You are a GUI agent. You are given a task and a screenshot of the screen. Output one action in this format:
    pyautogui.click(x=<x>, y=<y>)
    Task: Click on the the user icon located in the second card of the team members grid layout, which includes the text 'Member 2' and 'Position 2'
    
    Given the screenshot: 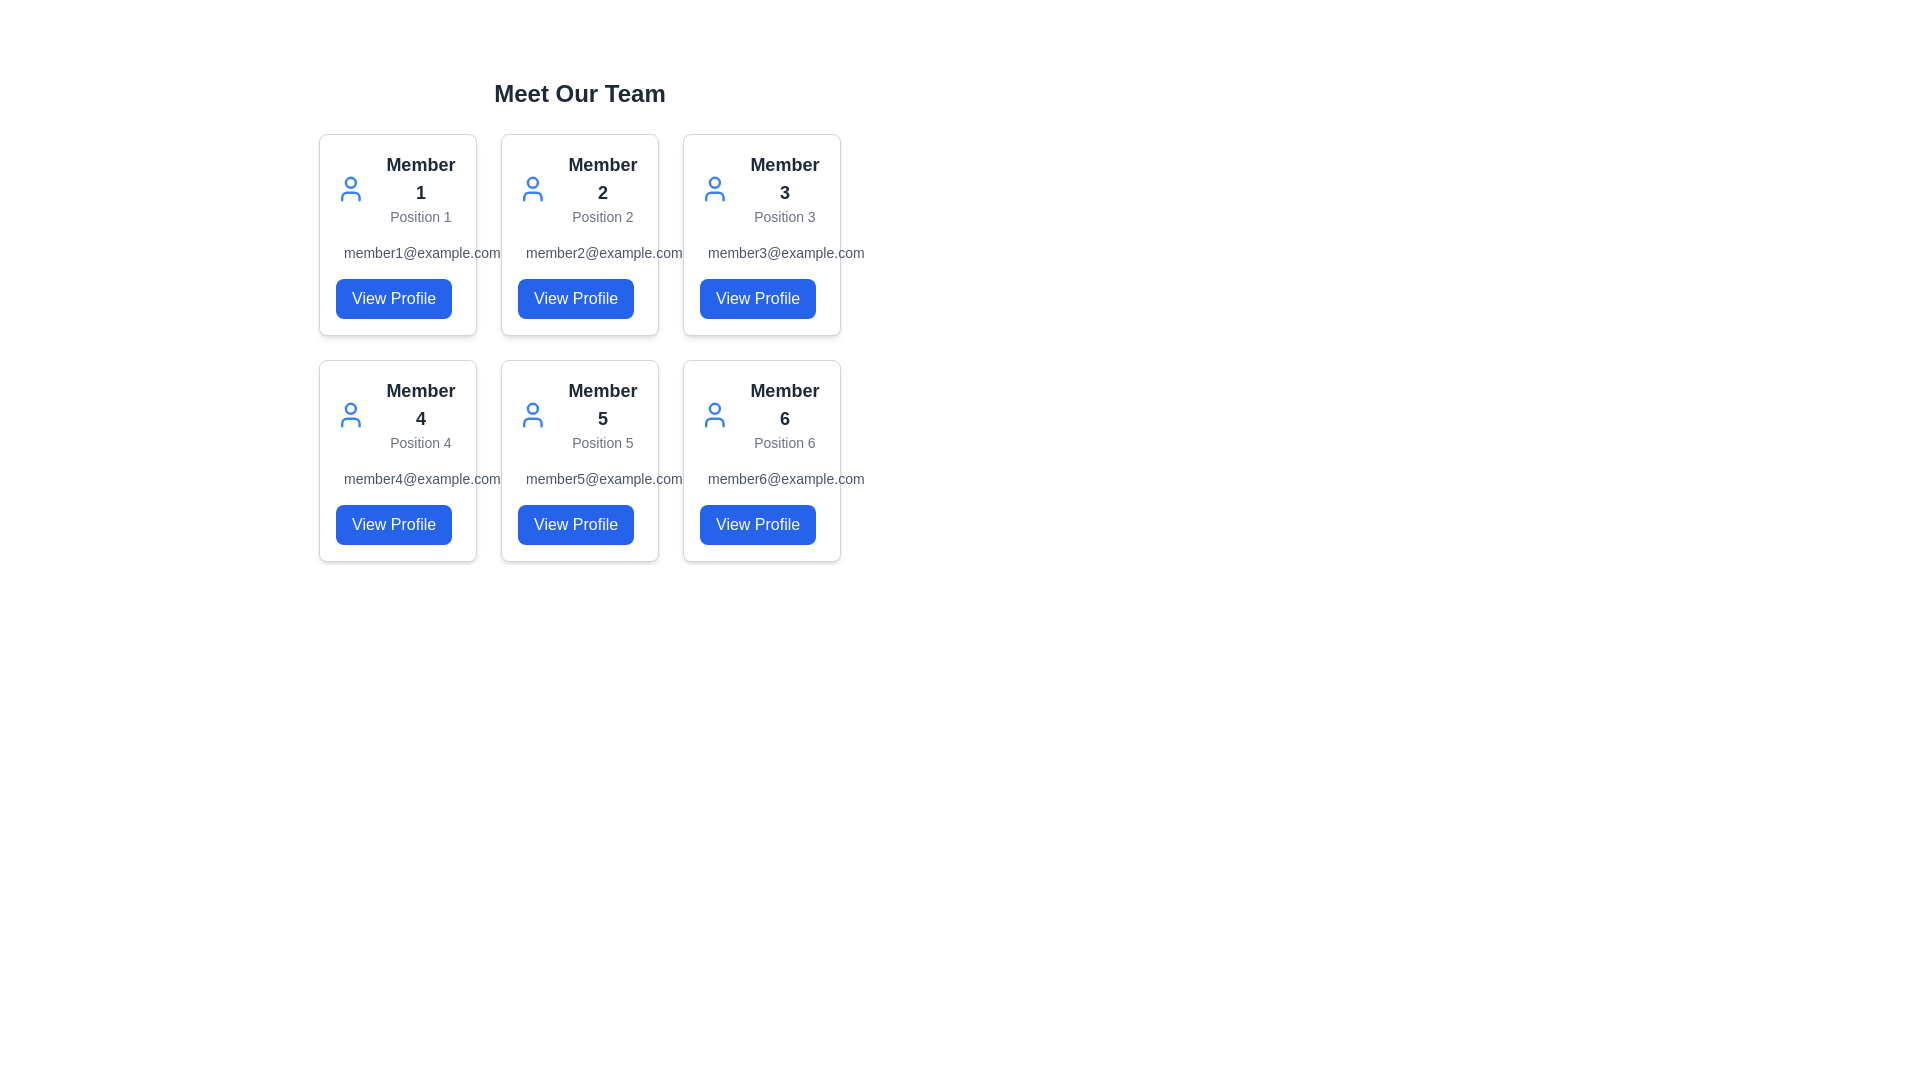 What is the action you would take?
    pyautogui.click(x=532, y=189)
    